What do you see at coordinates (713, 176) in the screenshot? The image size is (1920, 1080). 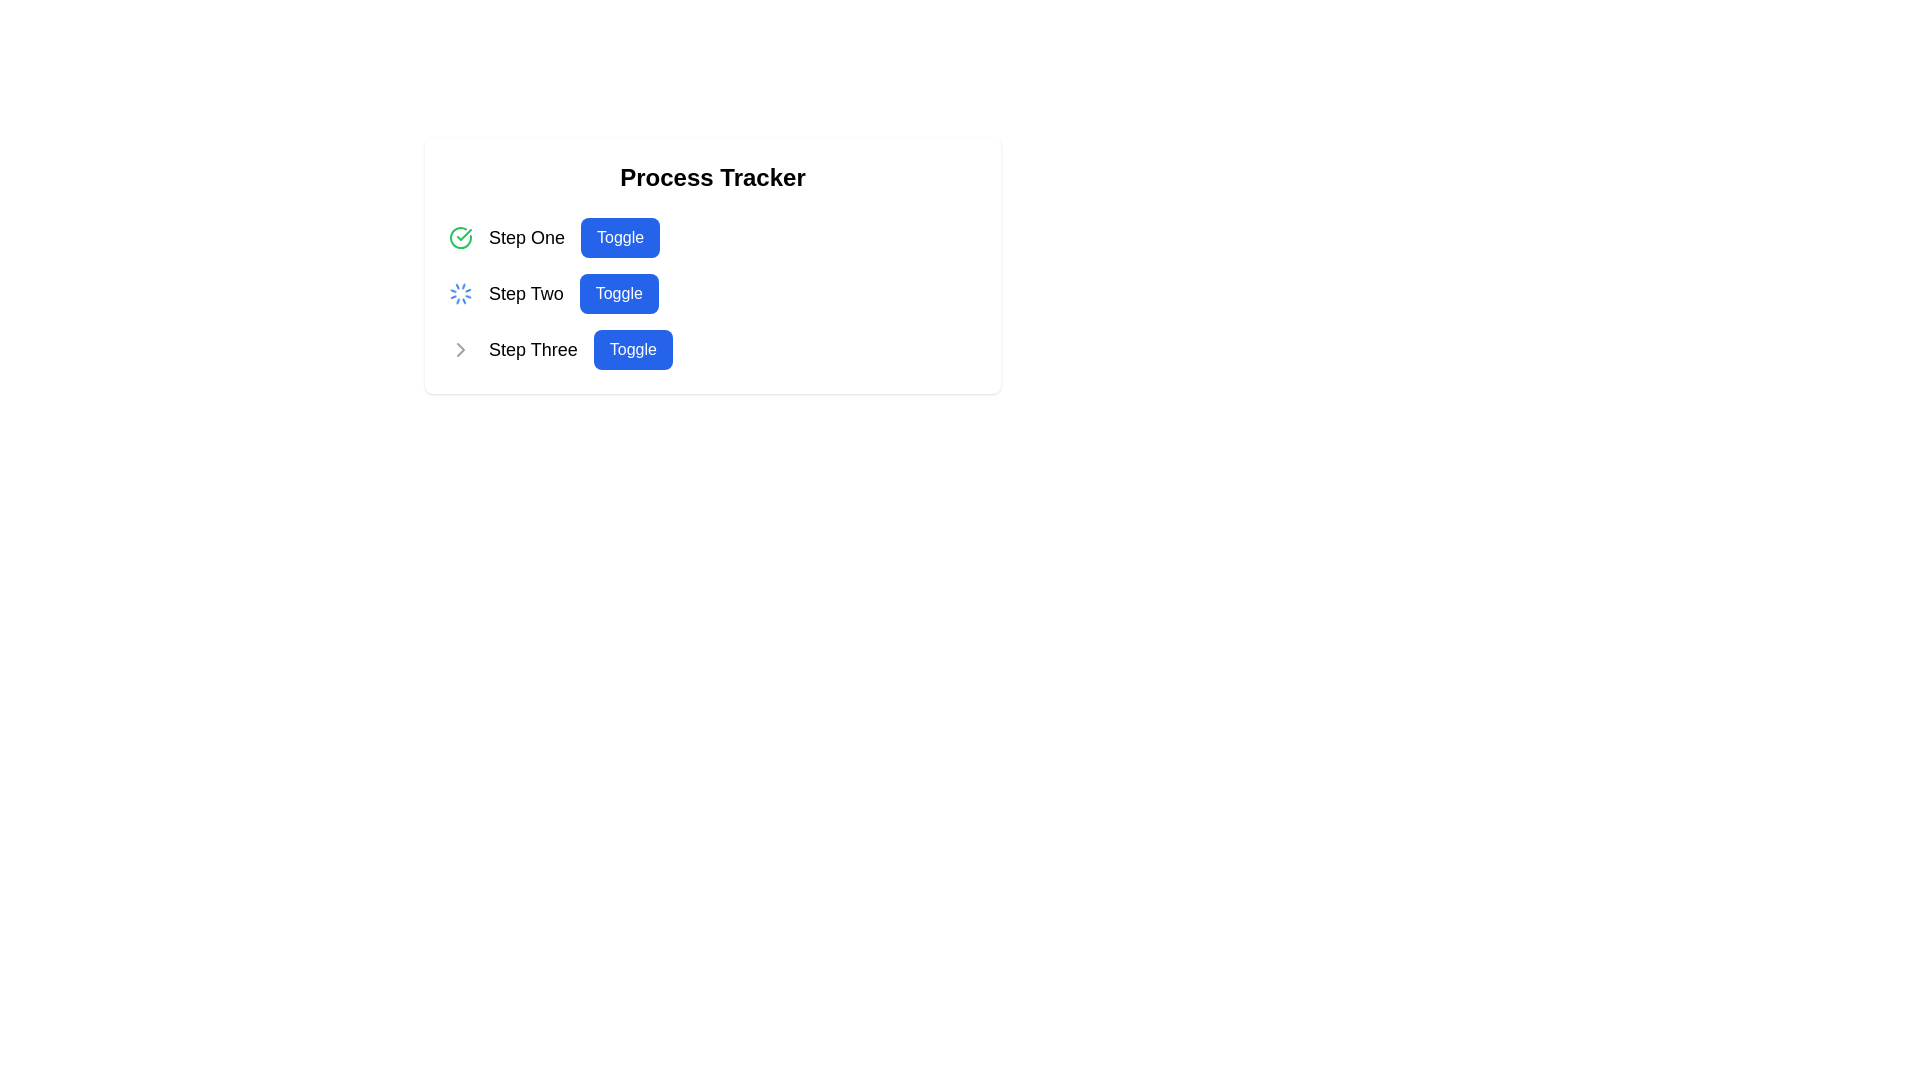 I see `text 'Process Tracker' displayed in bold, large font at the top of the card-like layout` at bounding box center [713, 176].